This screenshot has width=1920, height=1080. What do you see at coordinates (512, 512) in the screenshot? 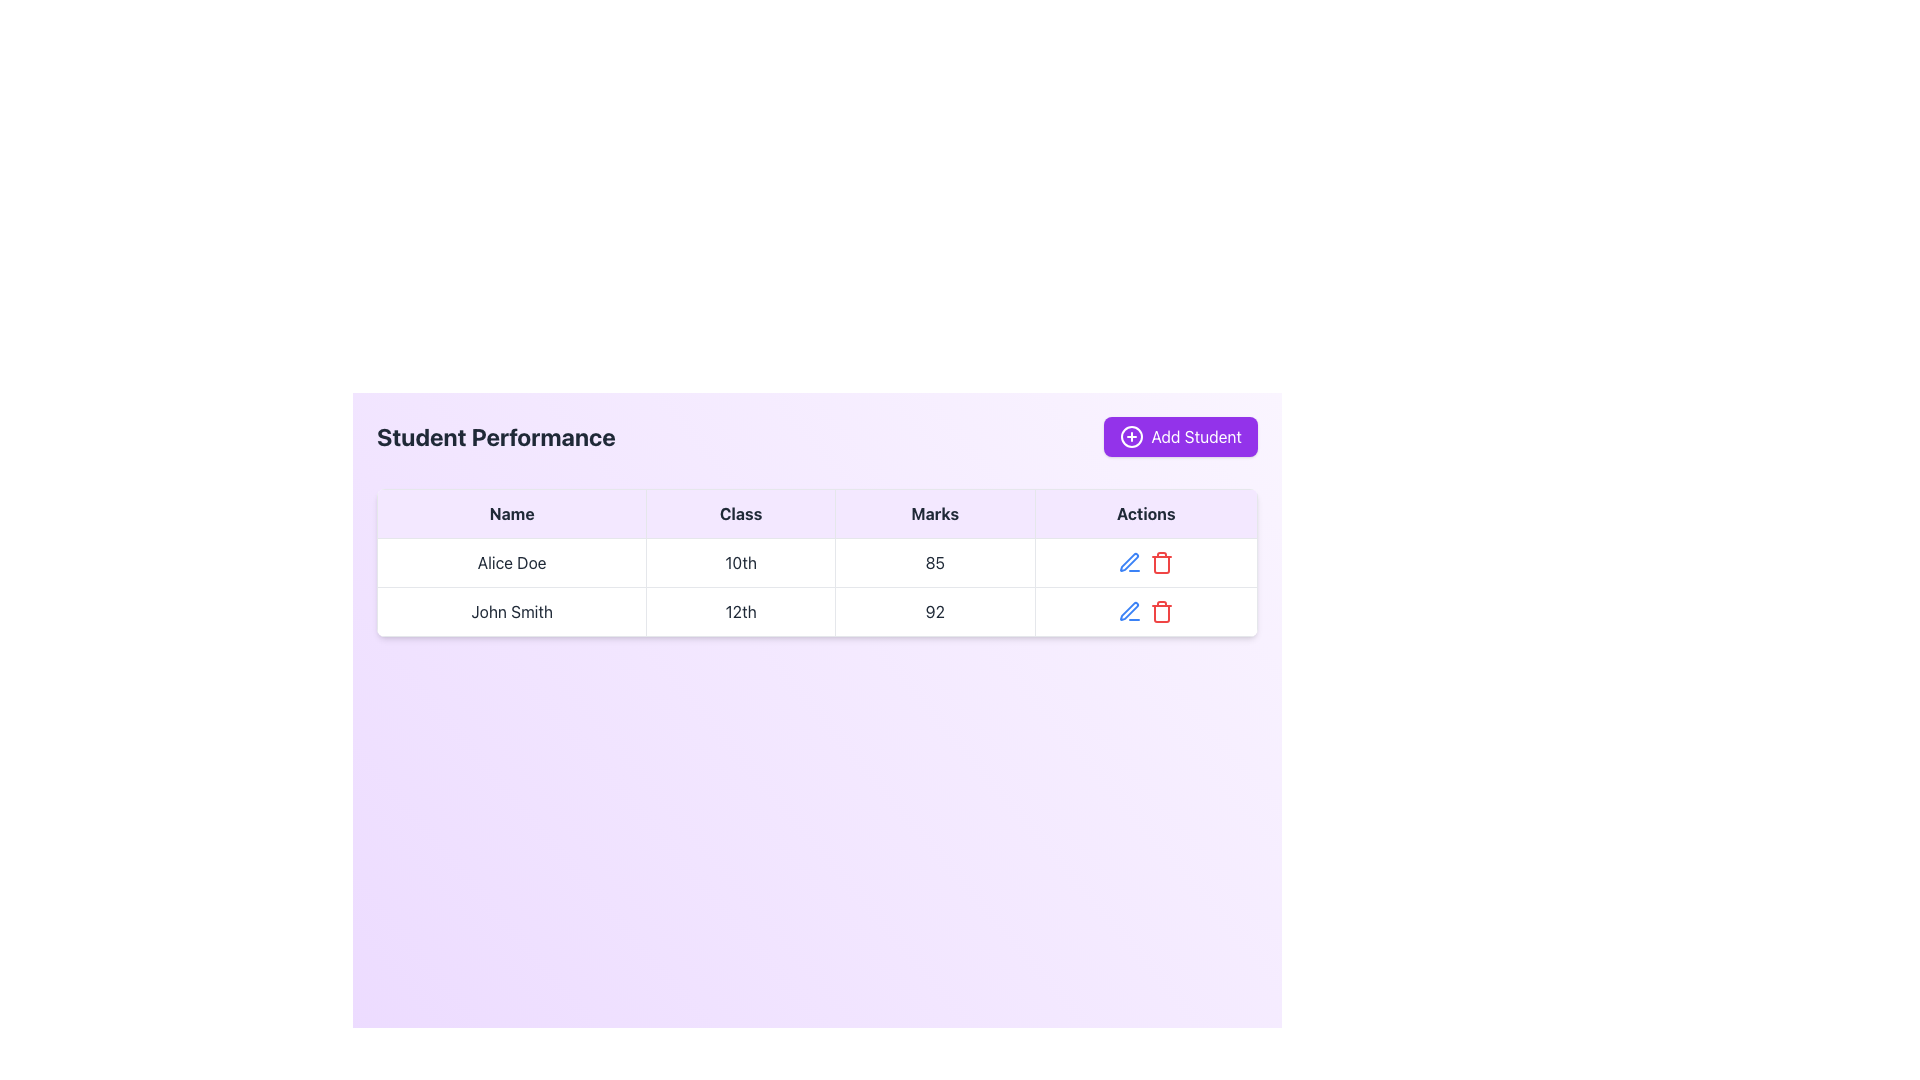
I see `the first column header of the table` at bounding box center [512, 512].